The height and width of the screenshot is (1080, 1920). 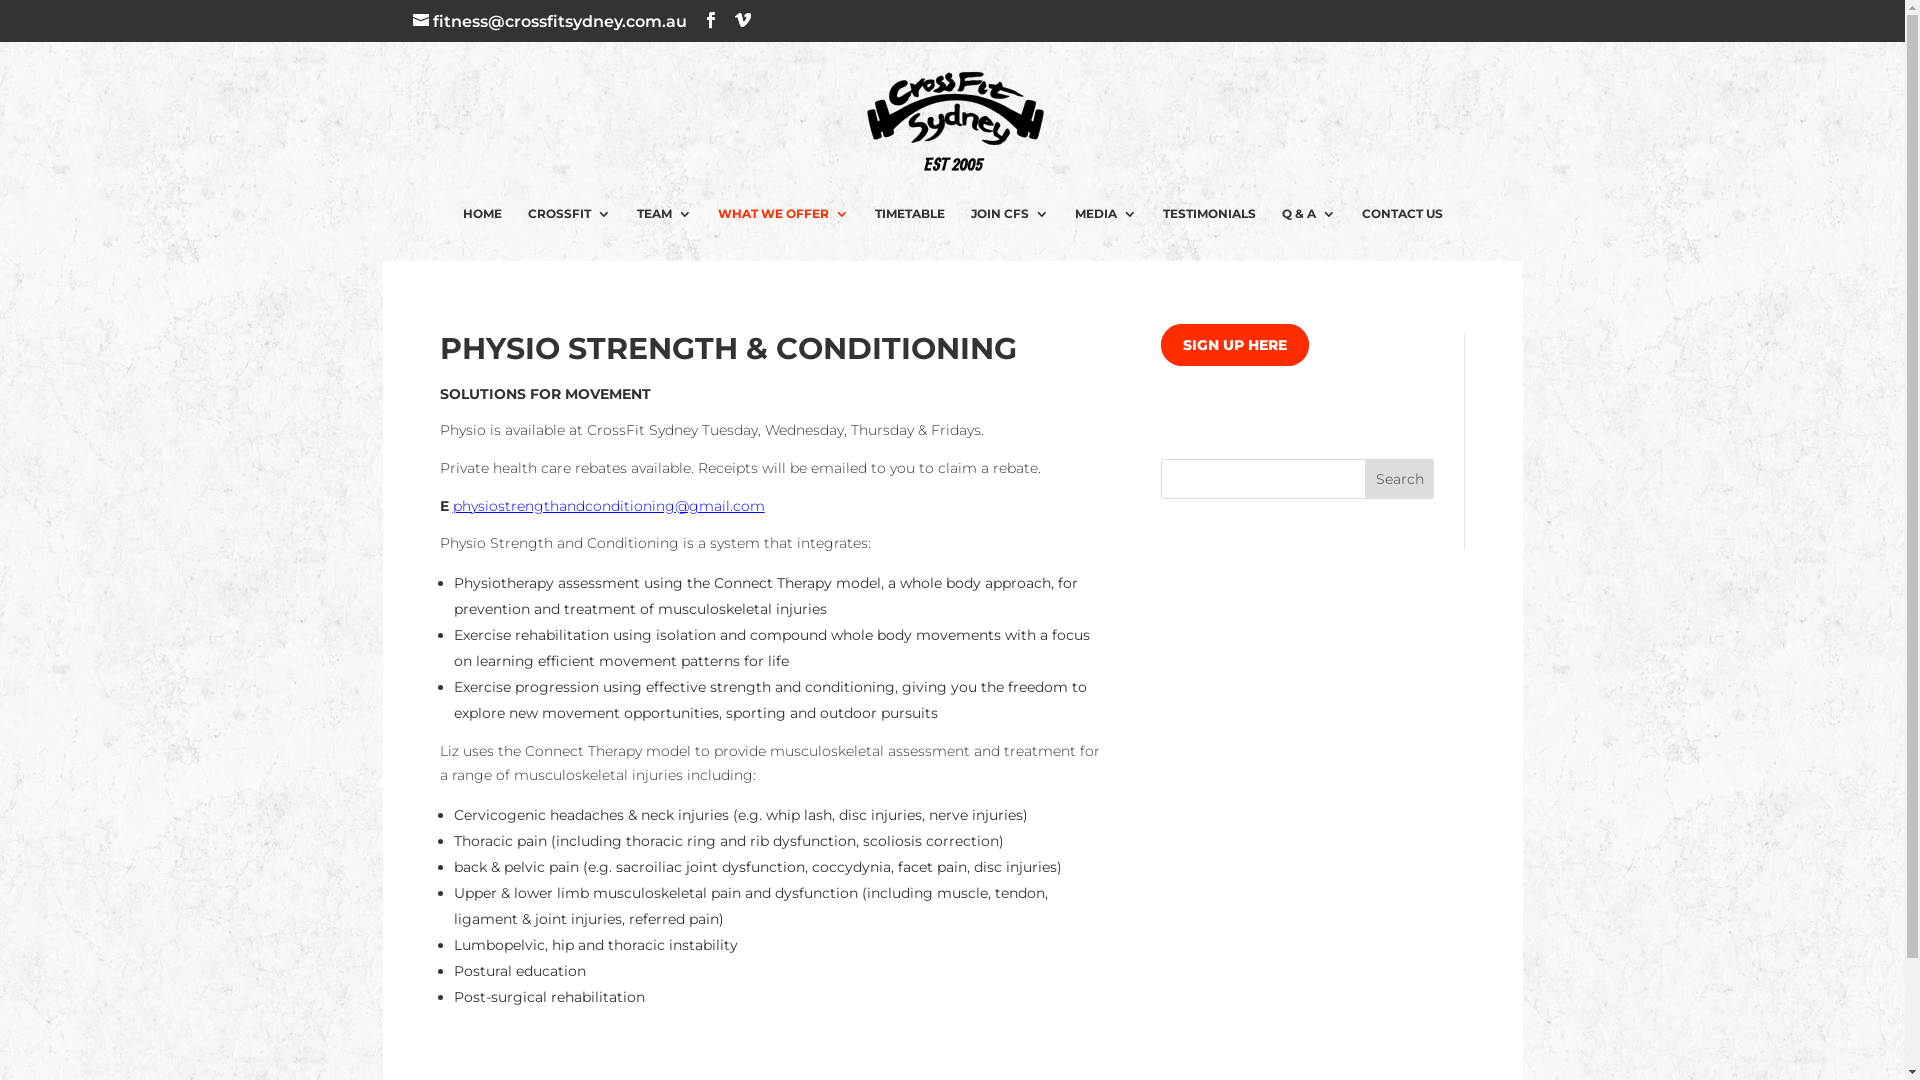 I want to click on 'fitness@crossfitsydney.com.au', so click(x=548, y=21).